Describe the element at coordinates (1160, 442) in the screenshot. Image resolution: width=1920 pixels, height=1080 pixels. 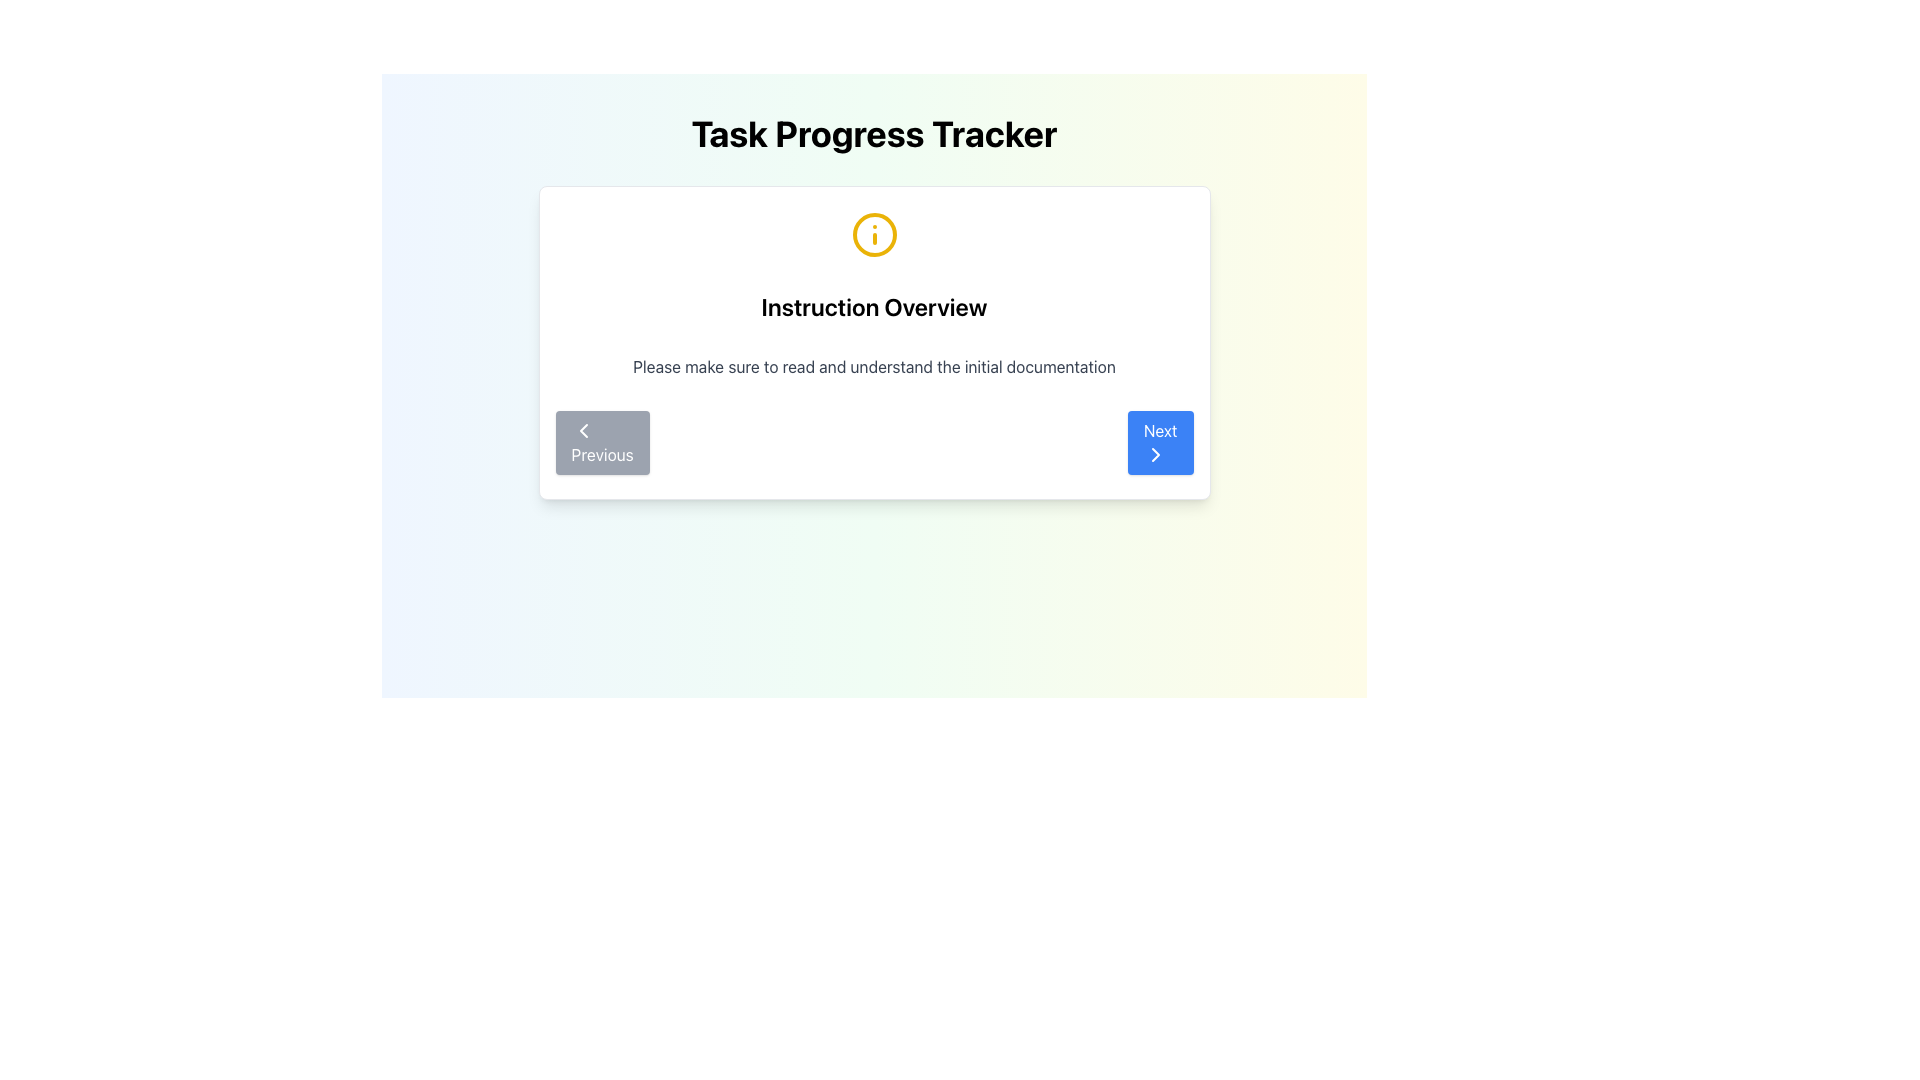
I see `the rectangular button labeled 'Next' with a blue background and white text` at that location.